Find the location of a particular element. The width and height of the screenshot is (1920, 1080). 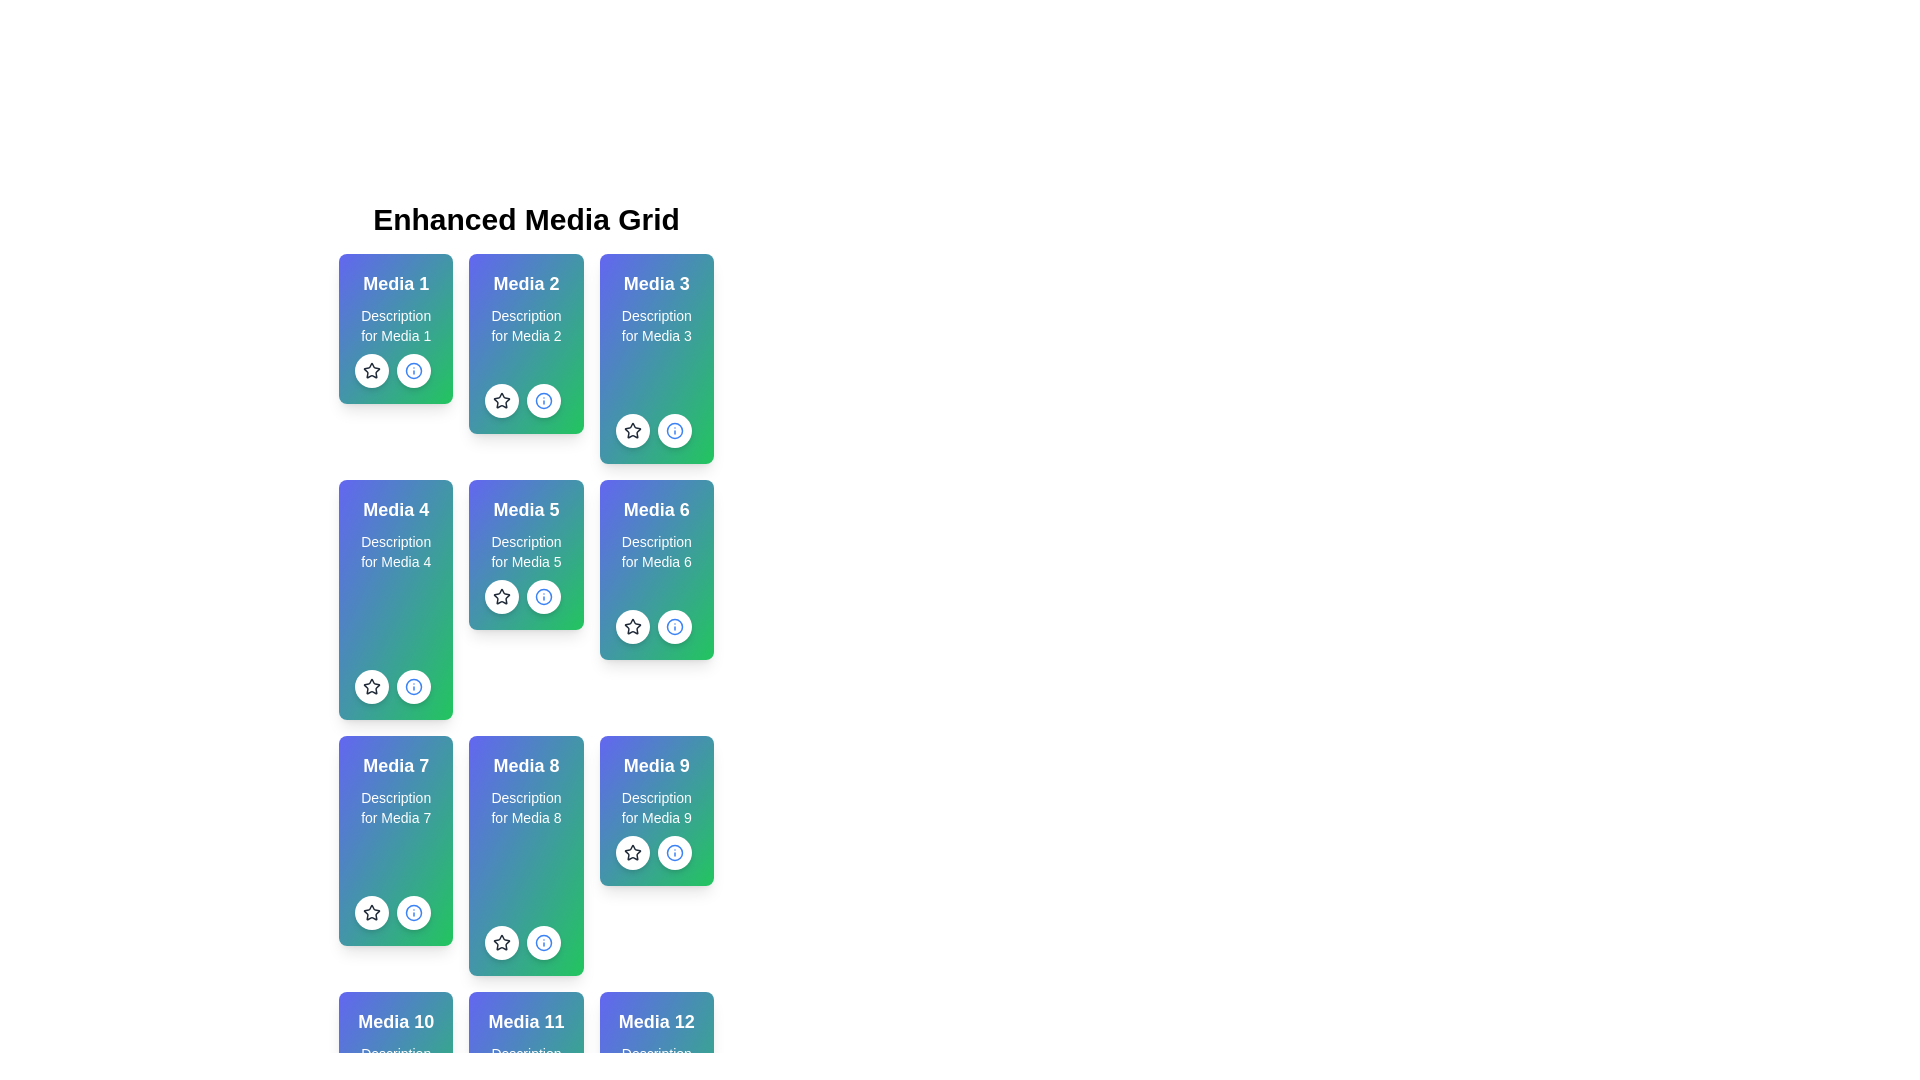

the star outline icon button within the 'Media 7' card is located at coordinates (372, 913).